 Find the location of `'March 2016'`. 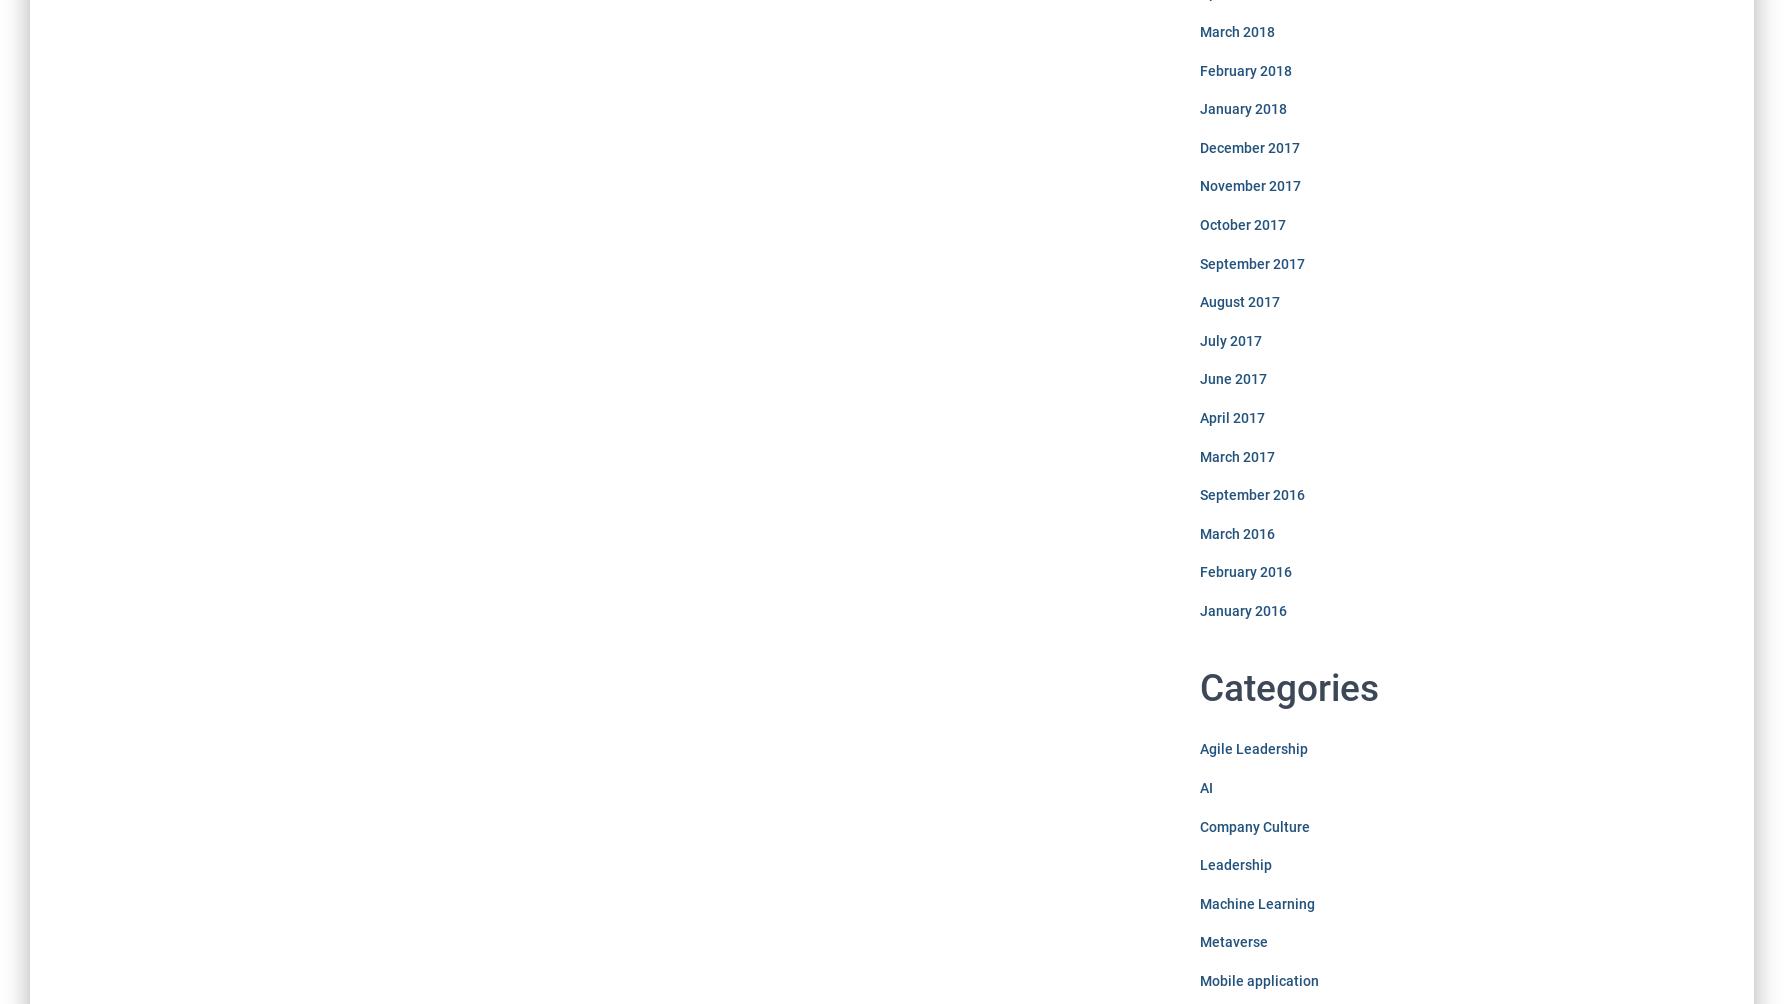

'March 2016' is located at coordinates (1235, 533).